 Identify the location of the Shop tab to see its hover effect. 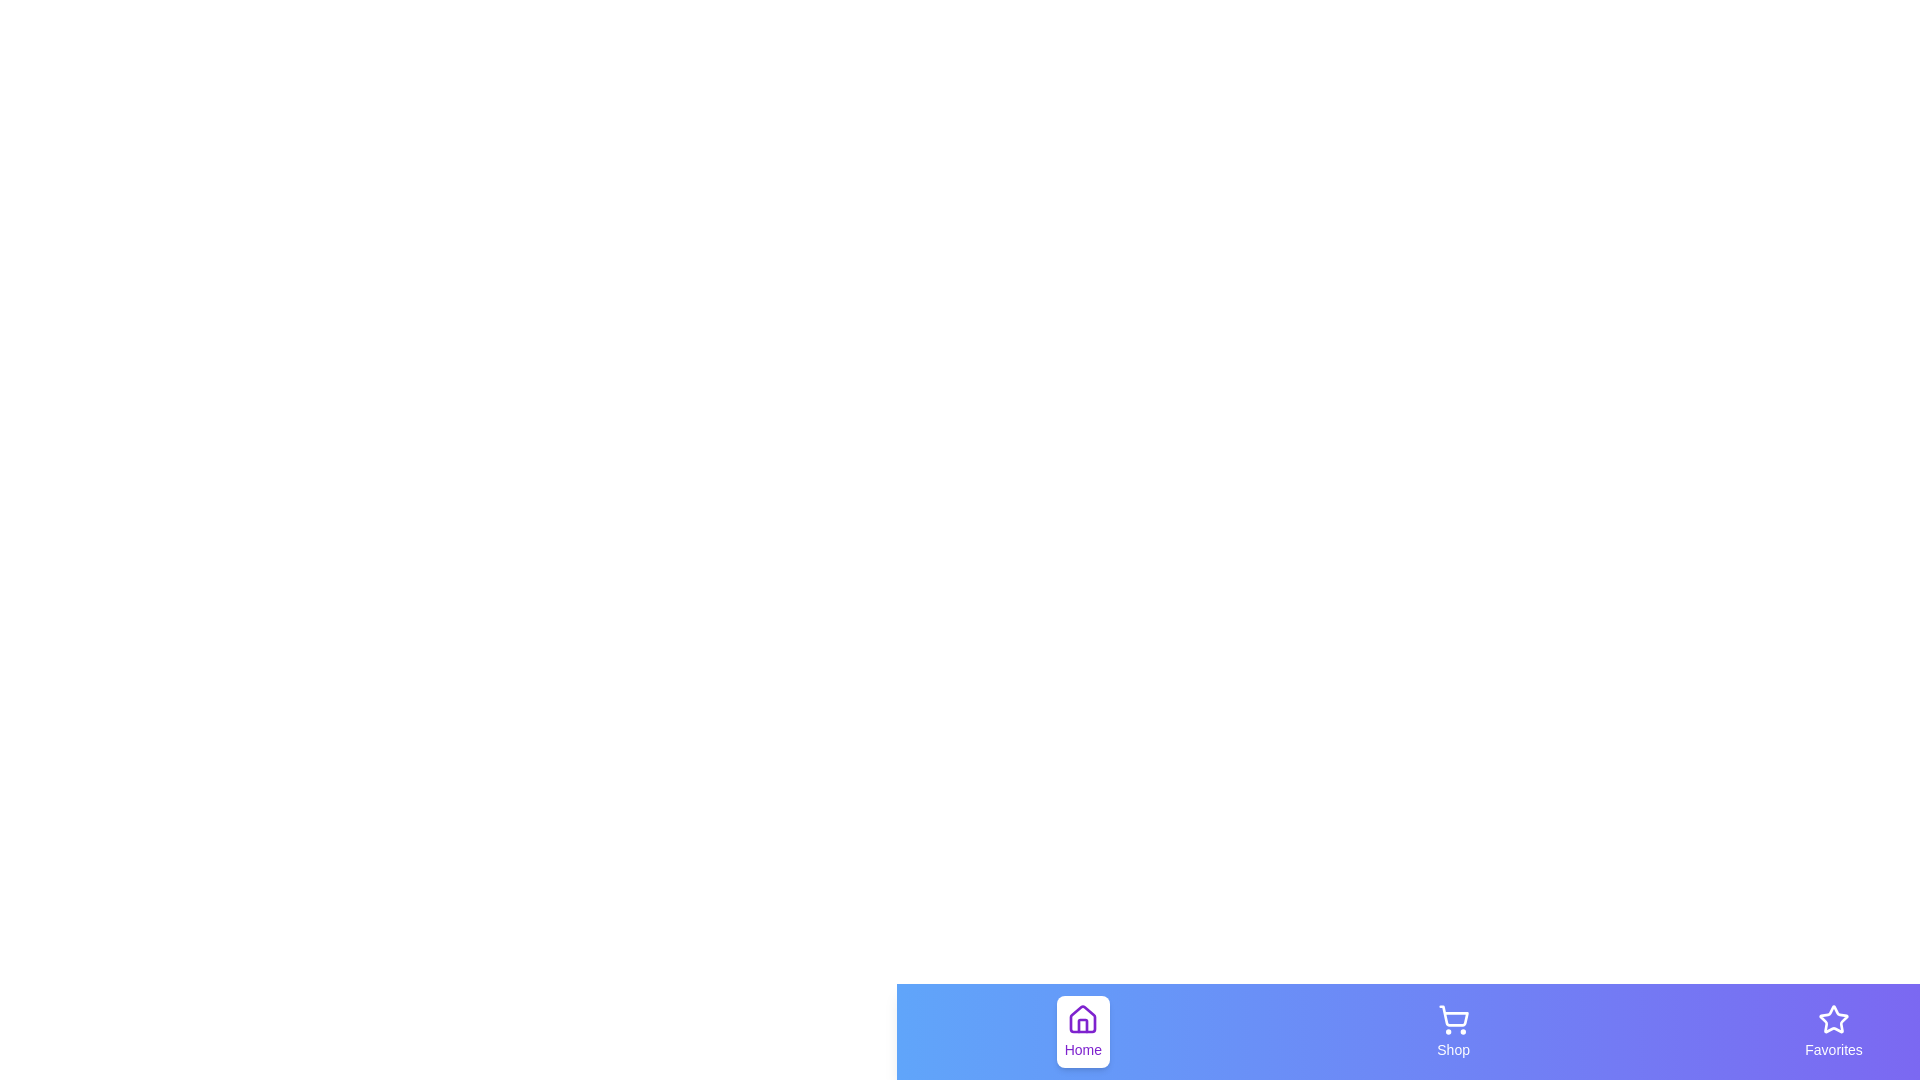
(1453, 1032).